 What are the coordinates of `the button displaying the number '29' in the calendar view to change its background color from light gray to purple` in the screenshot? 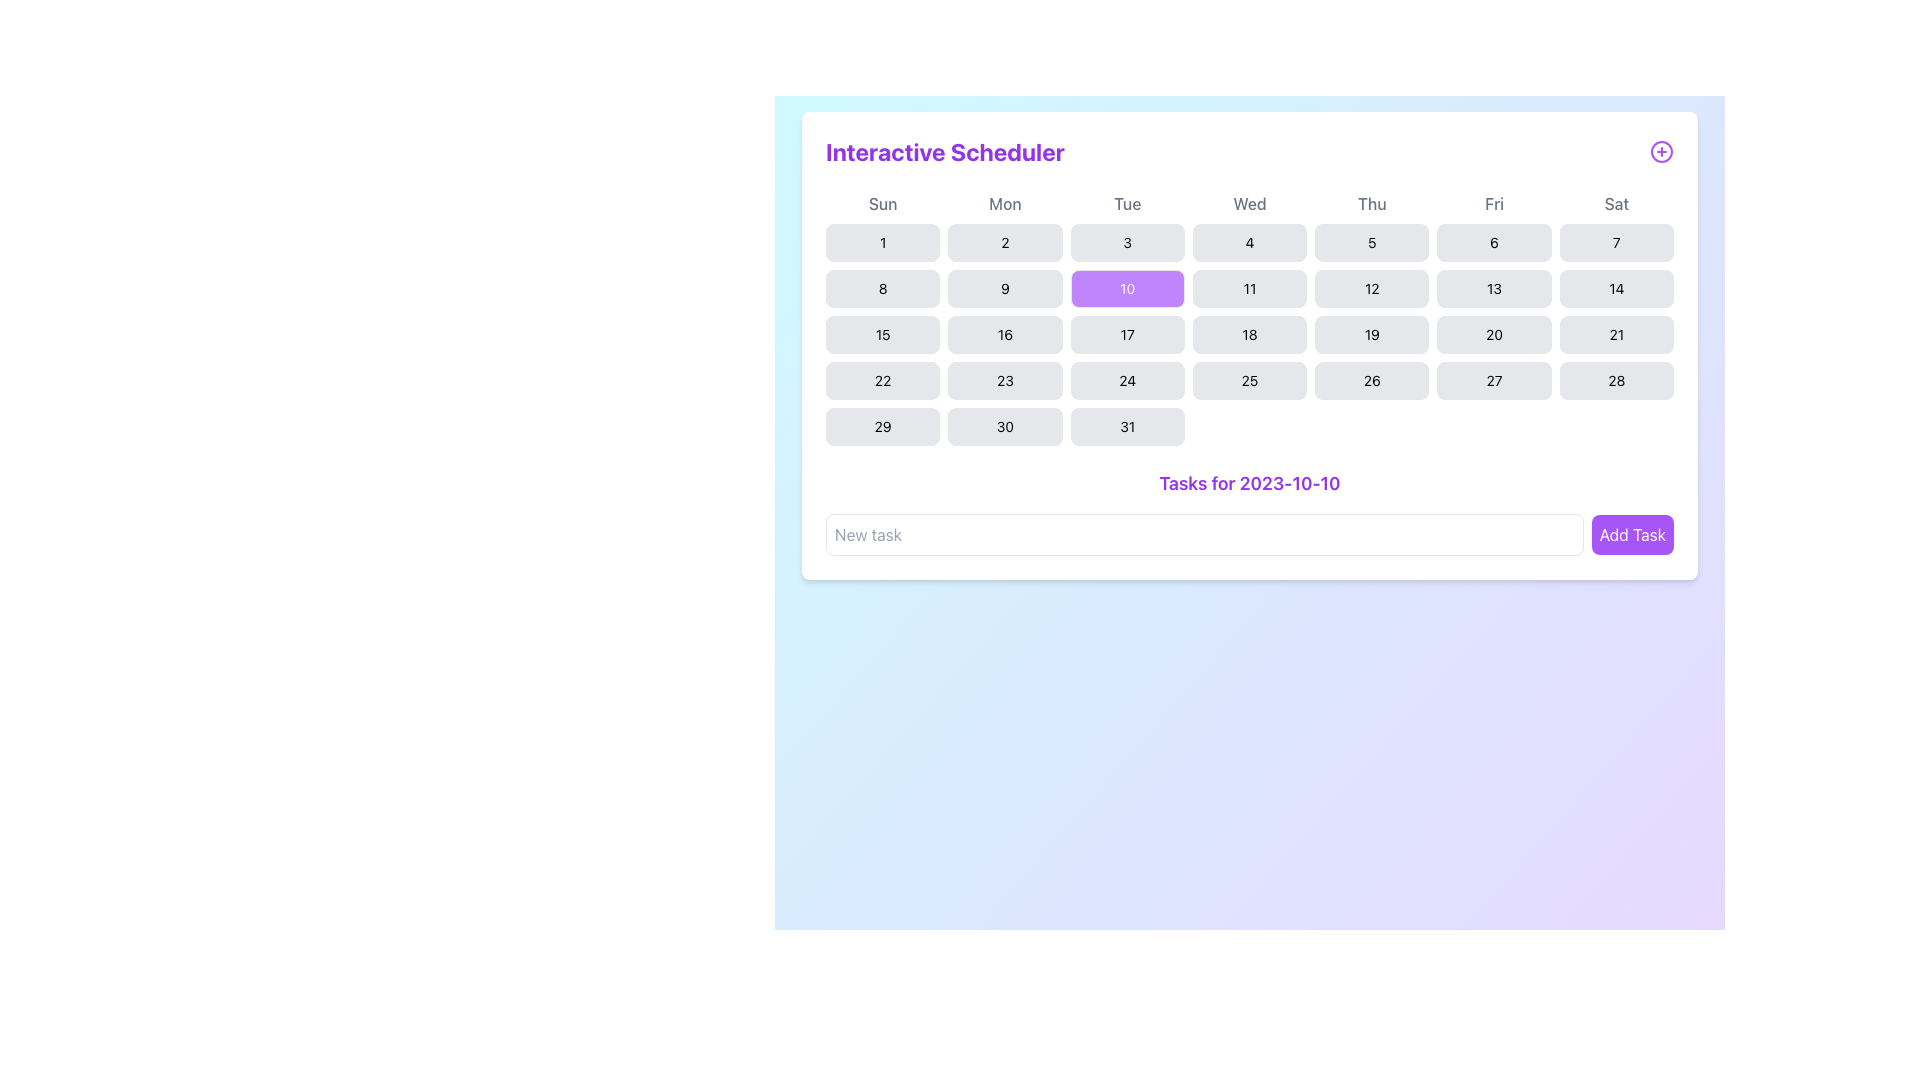 It's located at (882, 426).